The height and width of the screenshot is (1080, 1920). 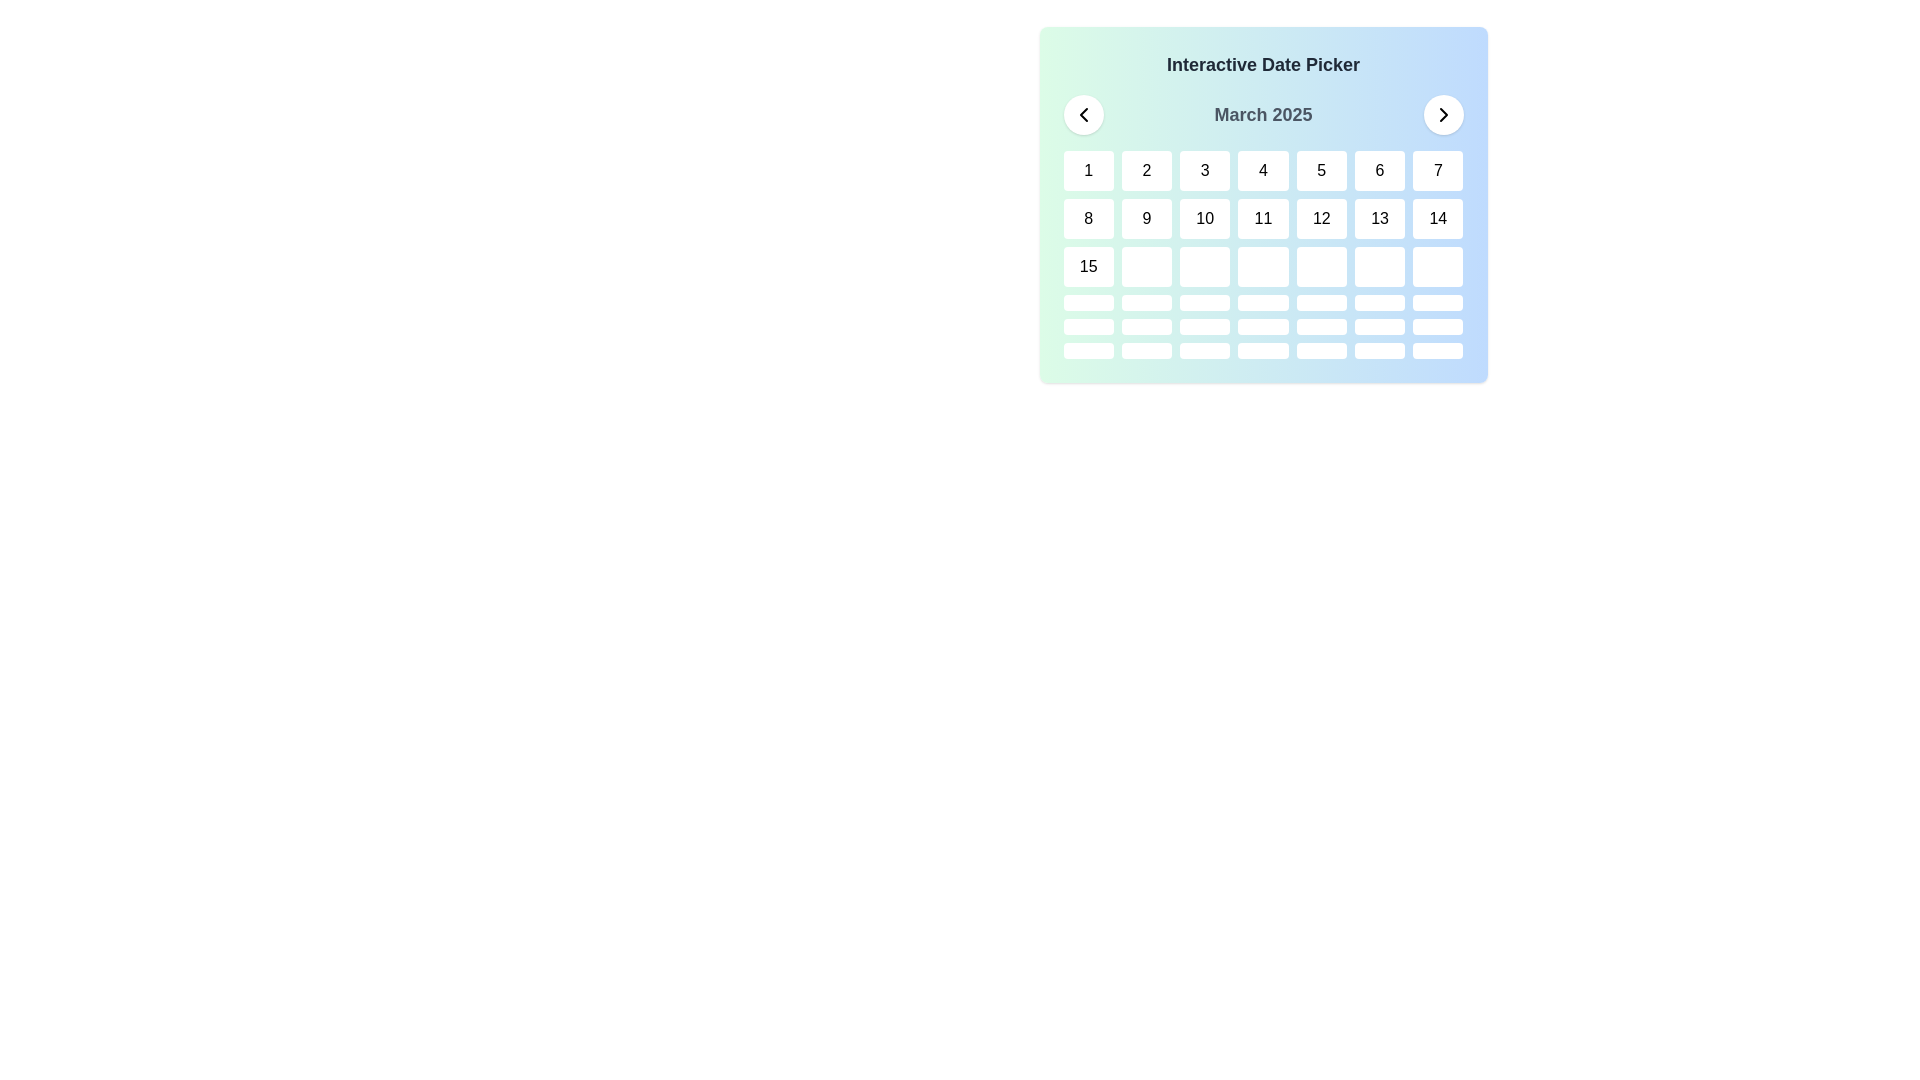 What do you see at coordinates (1204, 169) in the screenshot?
I see `the numbered button labeled '3' in the calendar grid for March 2025` at bounding box center [1204, 169].